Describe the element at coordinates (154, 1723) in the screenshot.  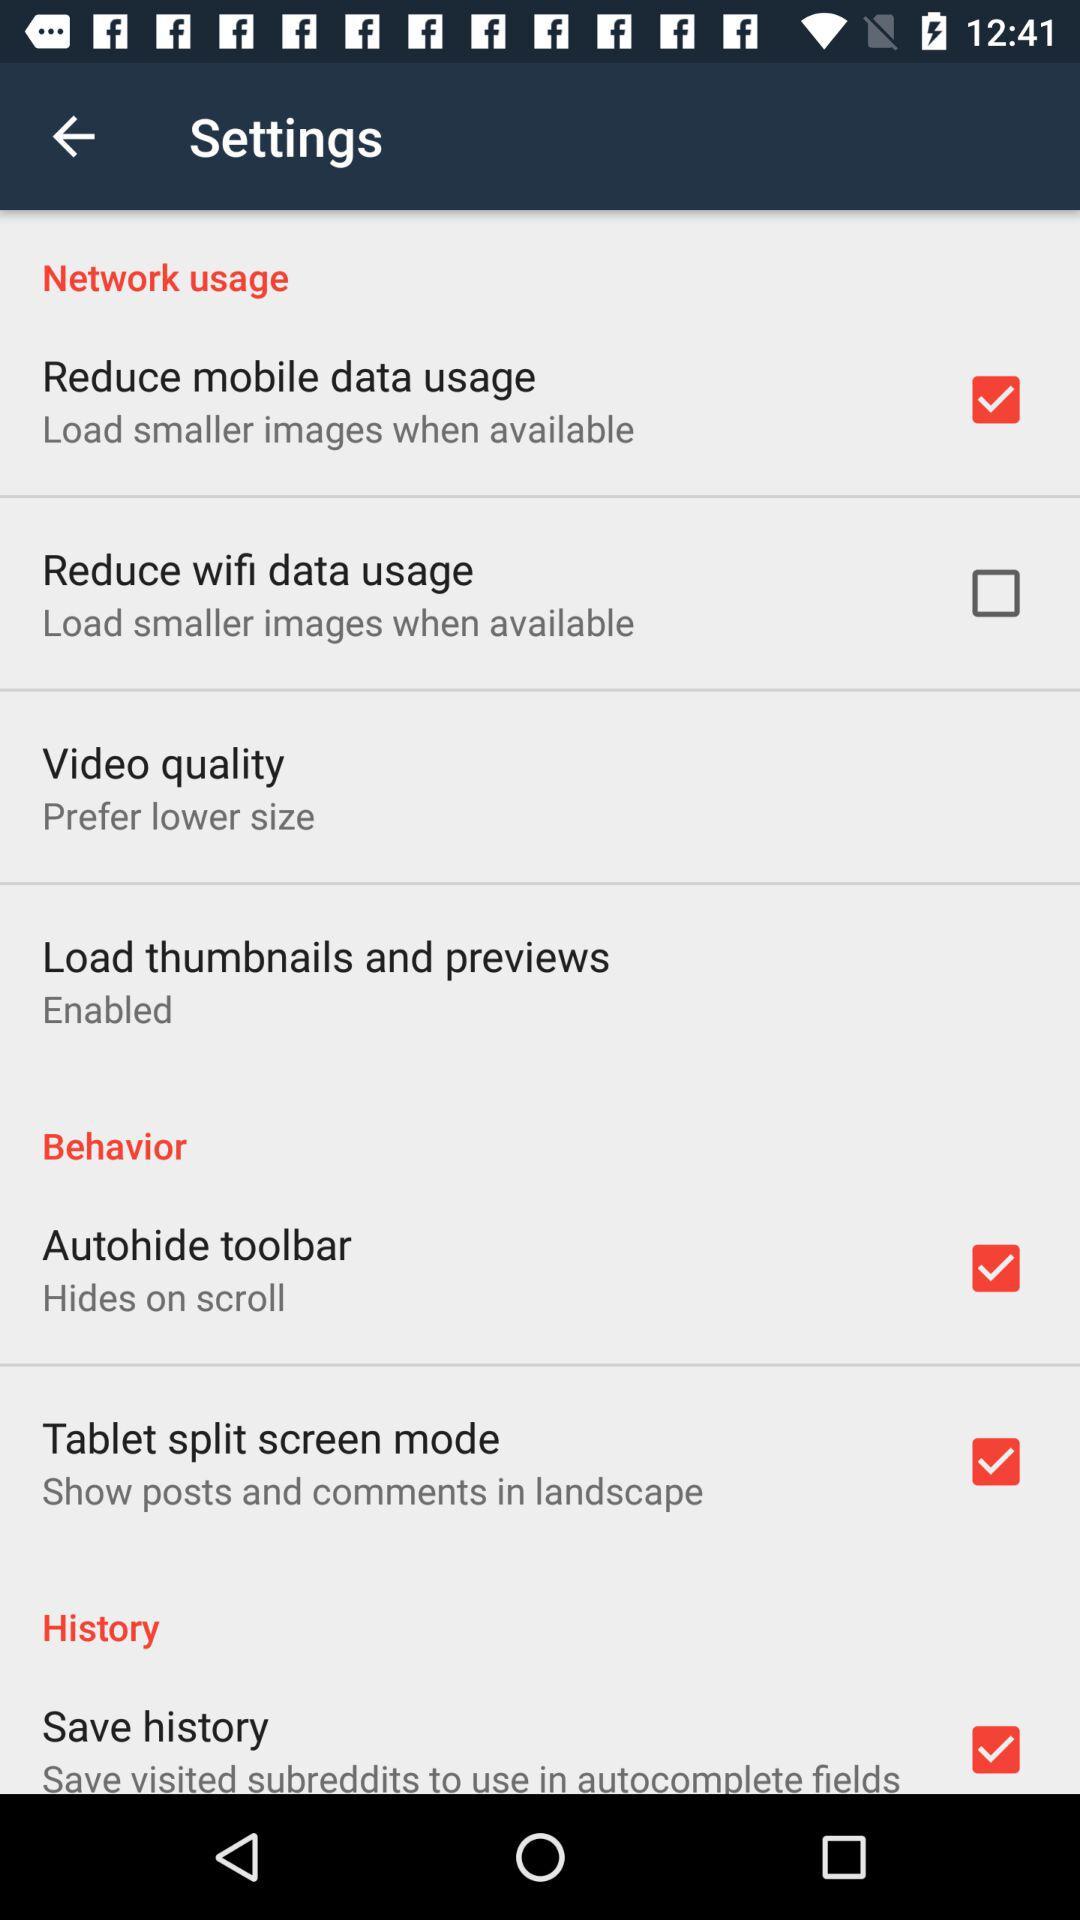
I see `item above save visited subreddits item` at that location.